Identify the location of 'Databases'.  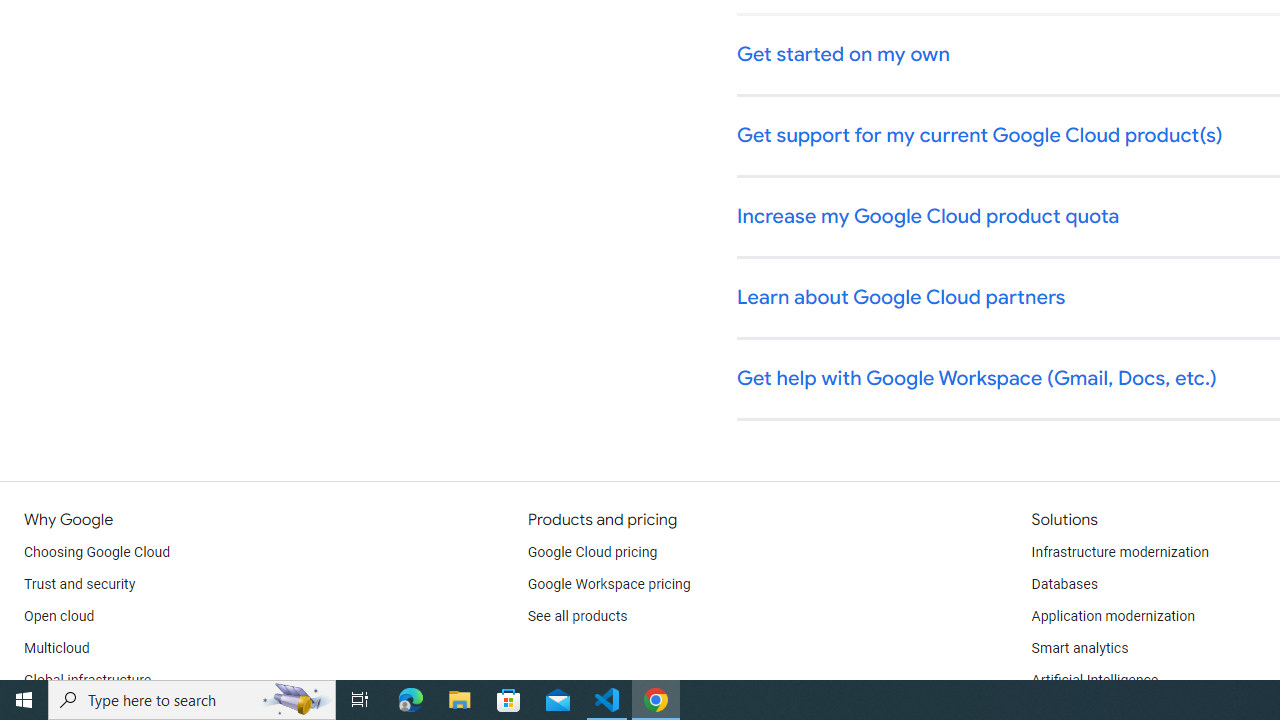
(1063, 585).